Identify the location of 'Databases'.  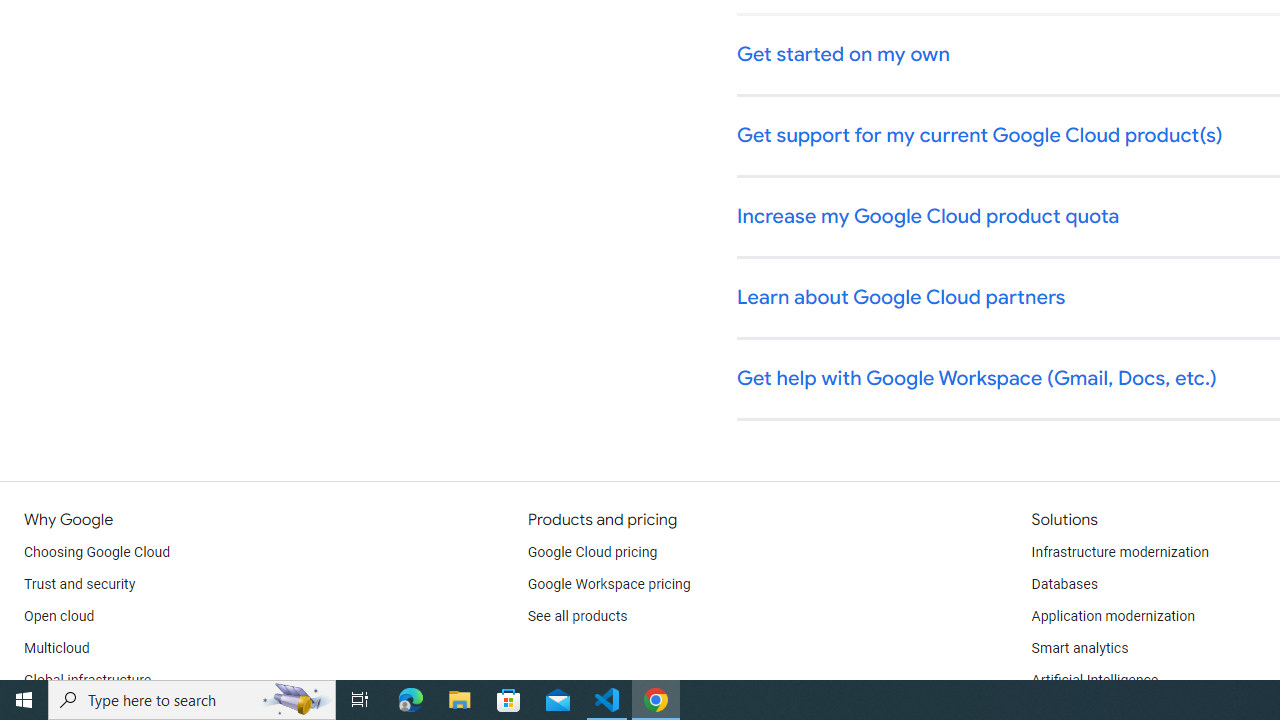
(1063, 585).